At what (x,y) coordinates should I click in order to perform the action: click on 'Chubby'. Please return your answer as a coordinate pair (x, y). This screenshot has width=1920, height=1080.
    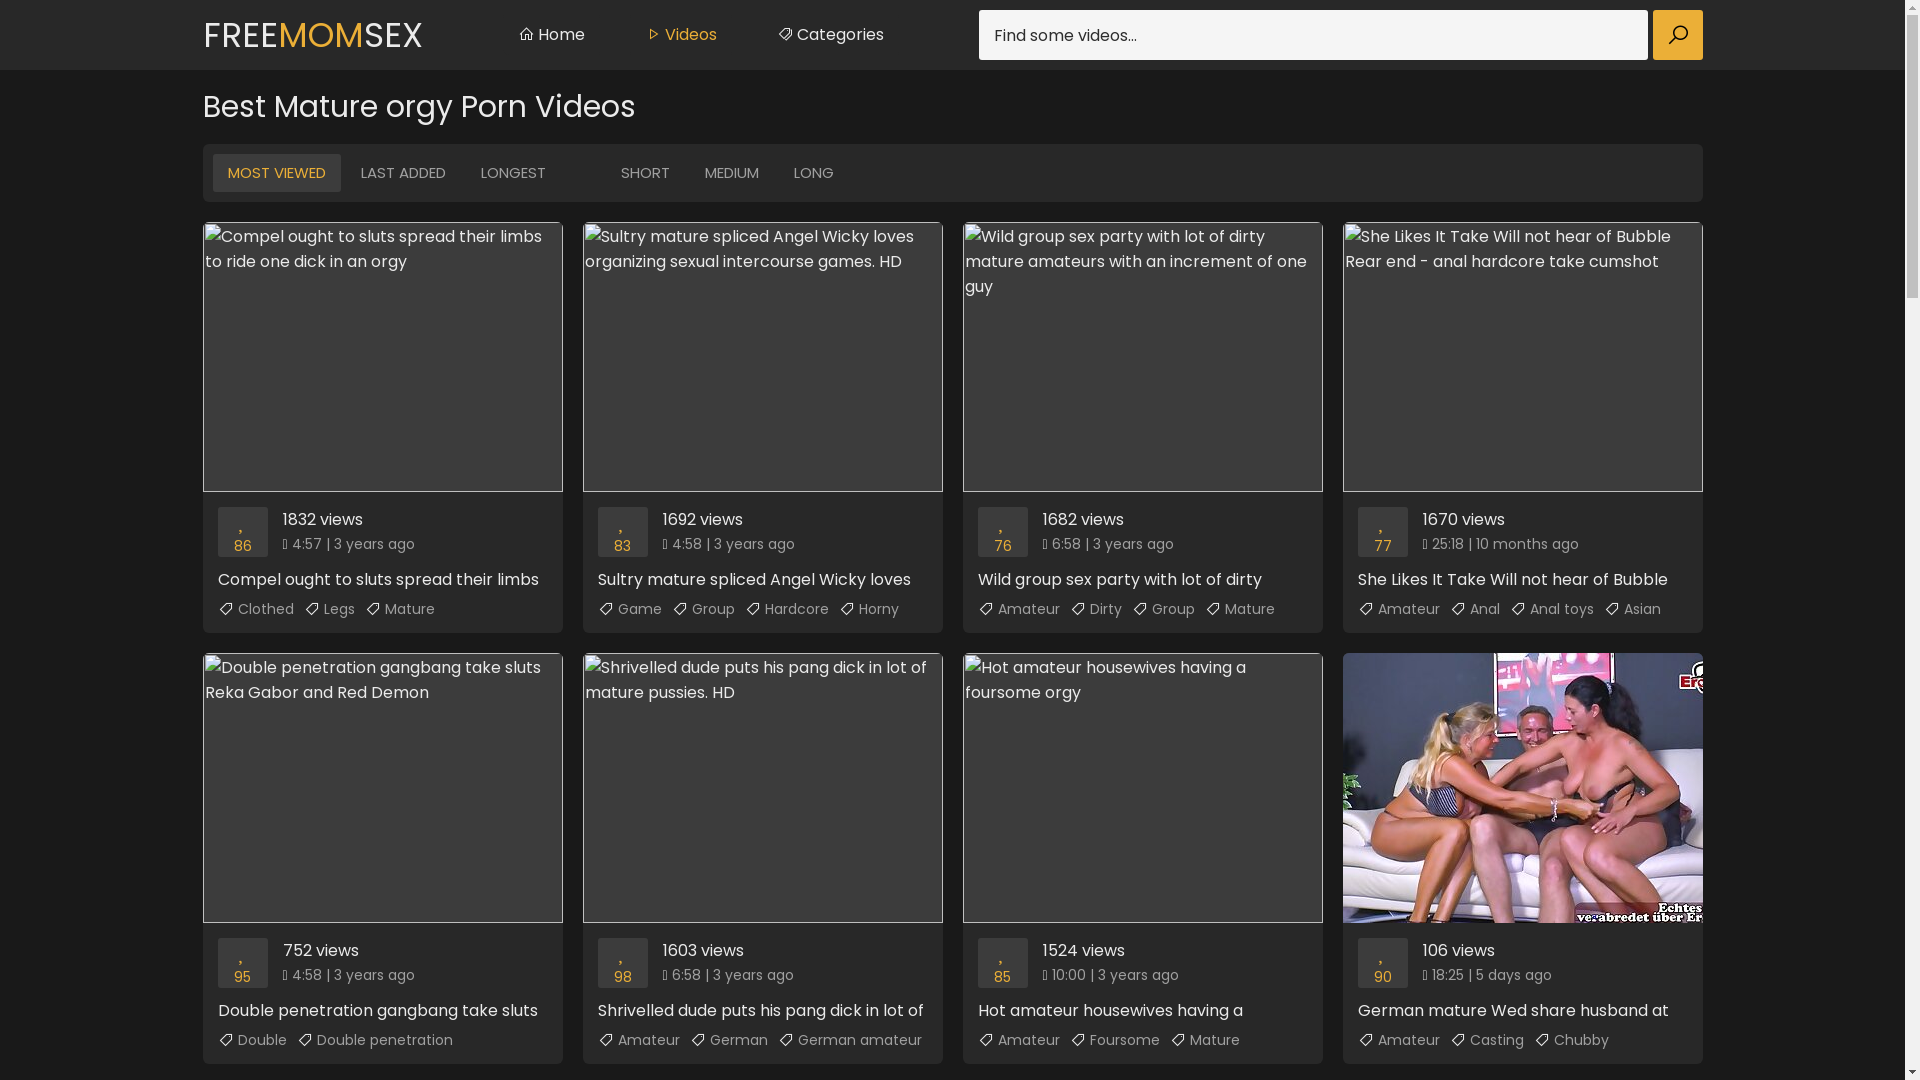
    Looking at the image, I should click on (1533, 1039).